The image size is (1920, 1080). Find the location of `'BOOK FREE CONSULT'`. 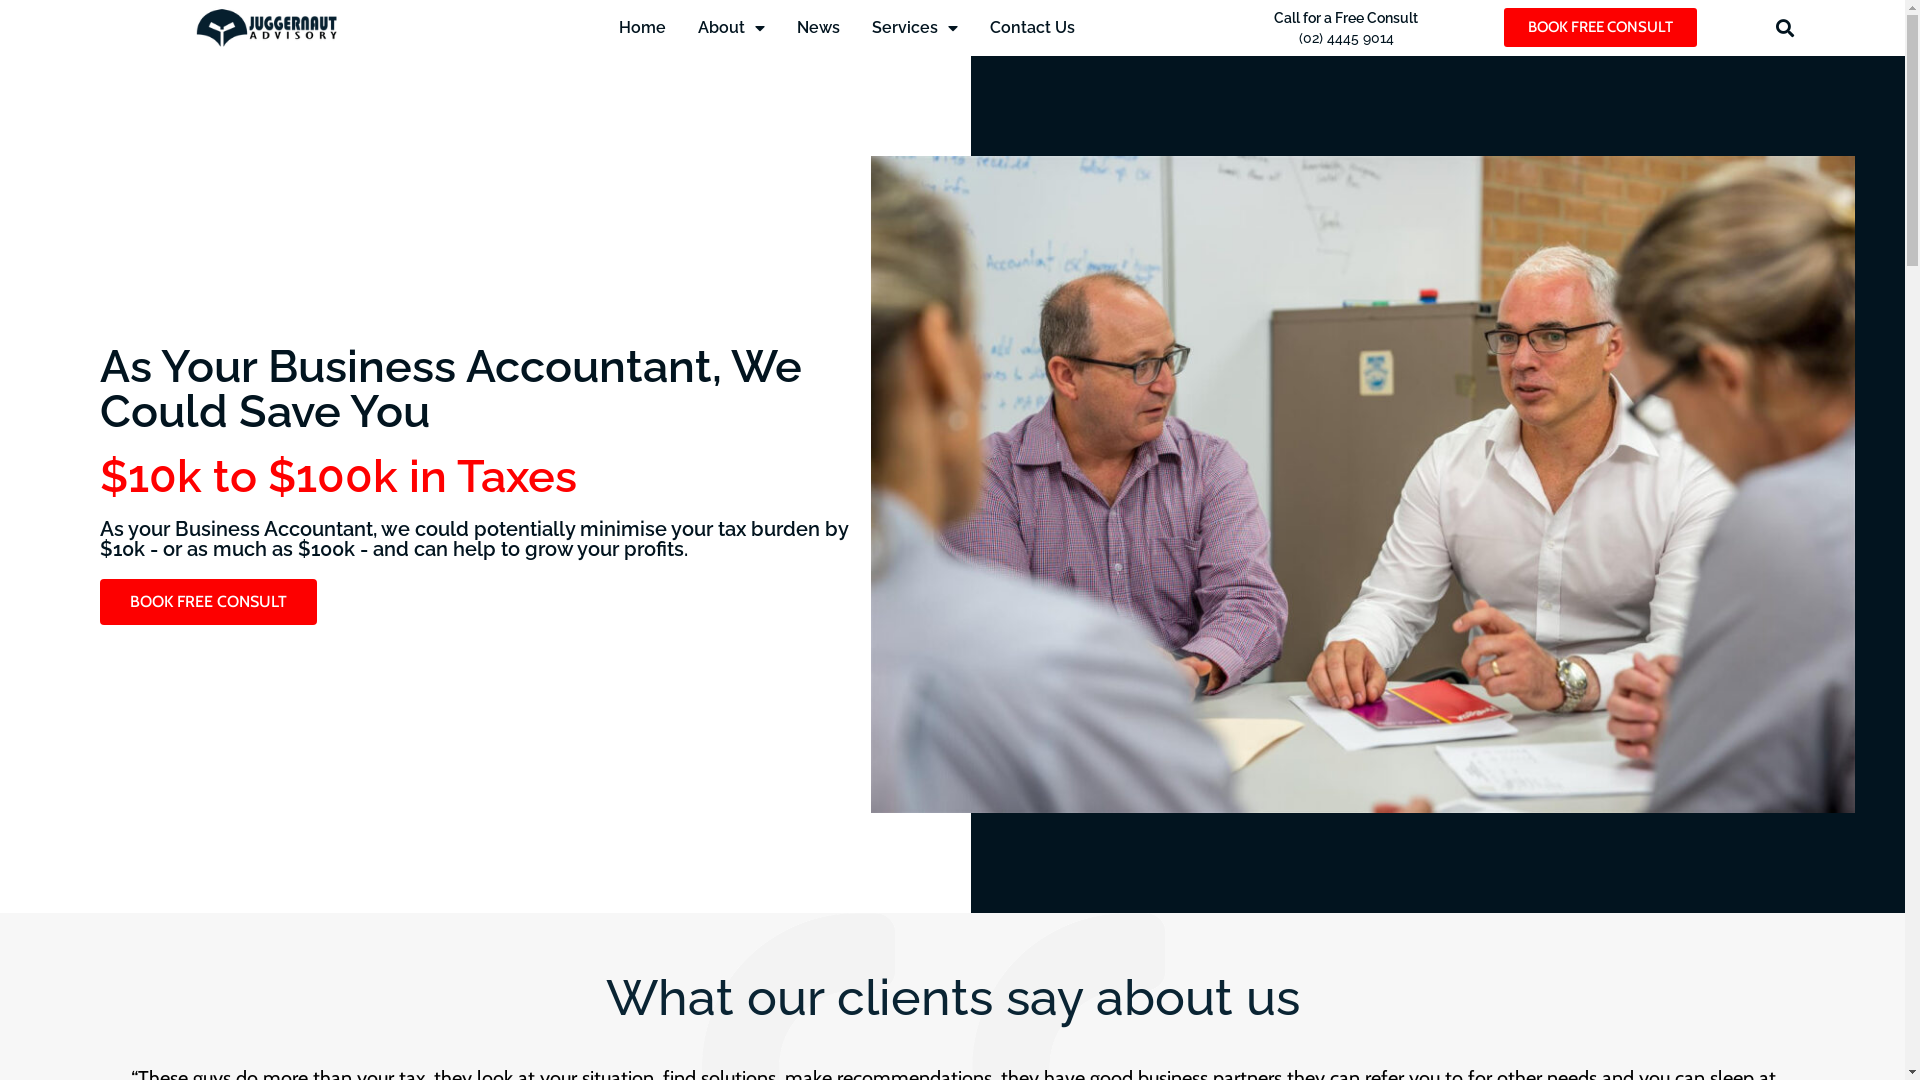

'BOOK FREE CONSULT' is located at coordinates (208, 600).